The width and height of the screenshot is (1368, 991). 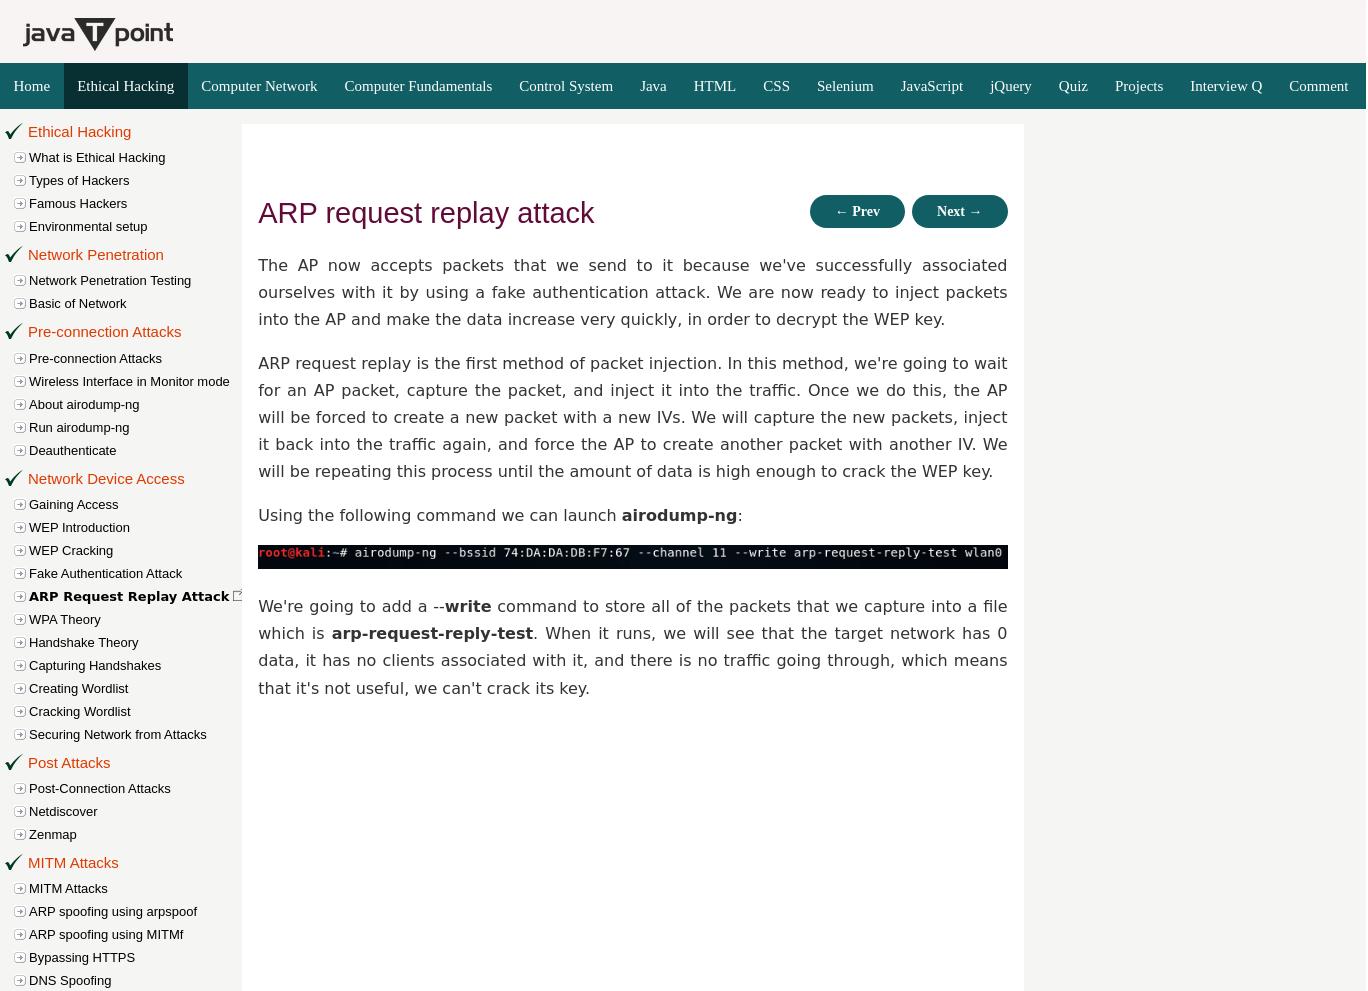 What do you see at coordinates (439, 514) in the screenshot?
I see `'Using the following command we can launch'` at bounding box center [439, 514].